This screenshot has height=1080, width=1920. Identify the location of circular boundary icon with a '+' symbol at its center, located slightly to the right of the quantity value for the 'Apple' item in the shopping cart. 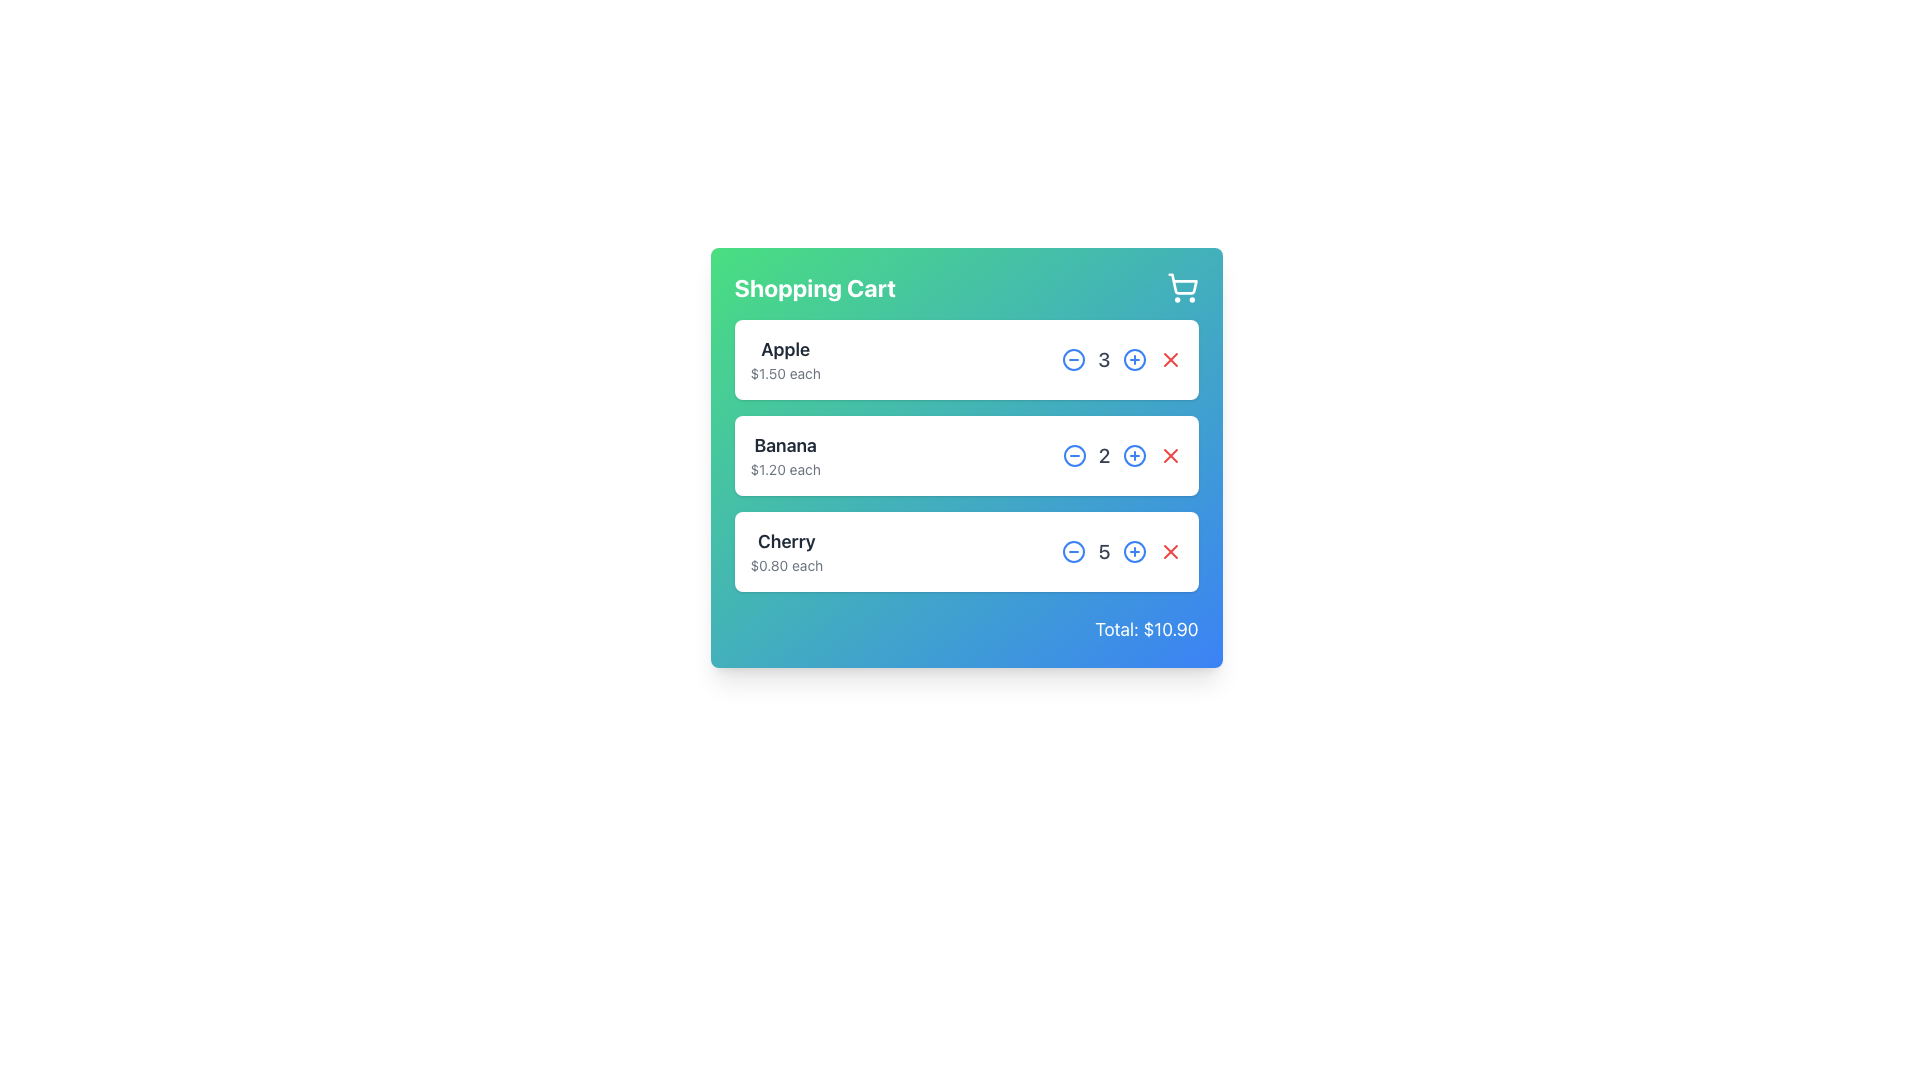
(1134, 358).